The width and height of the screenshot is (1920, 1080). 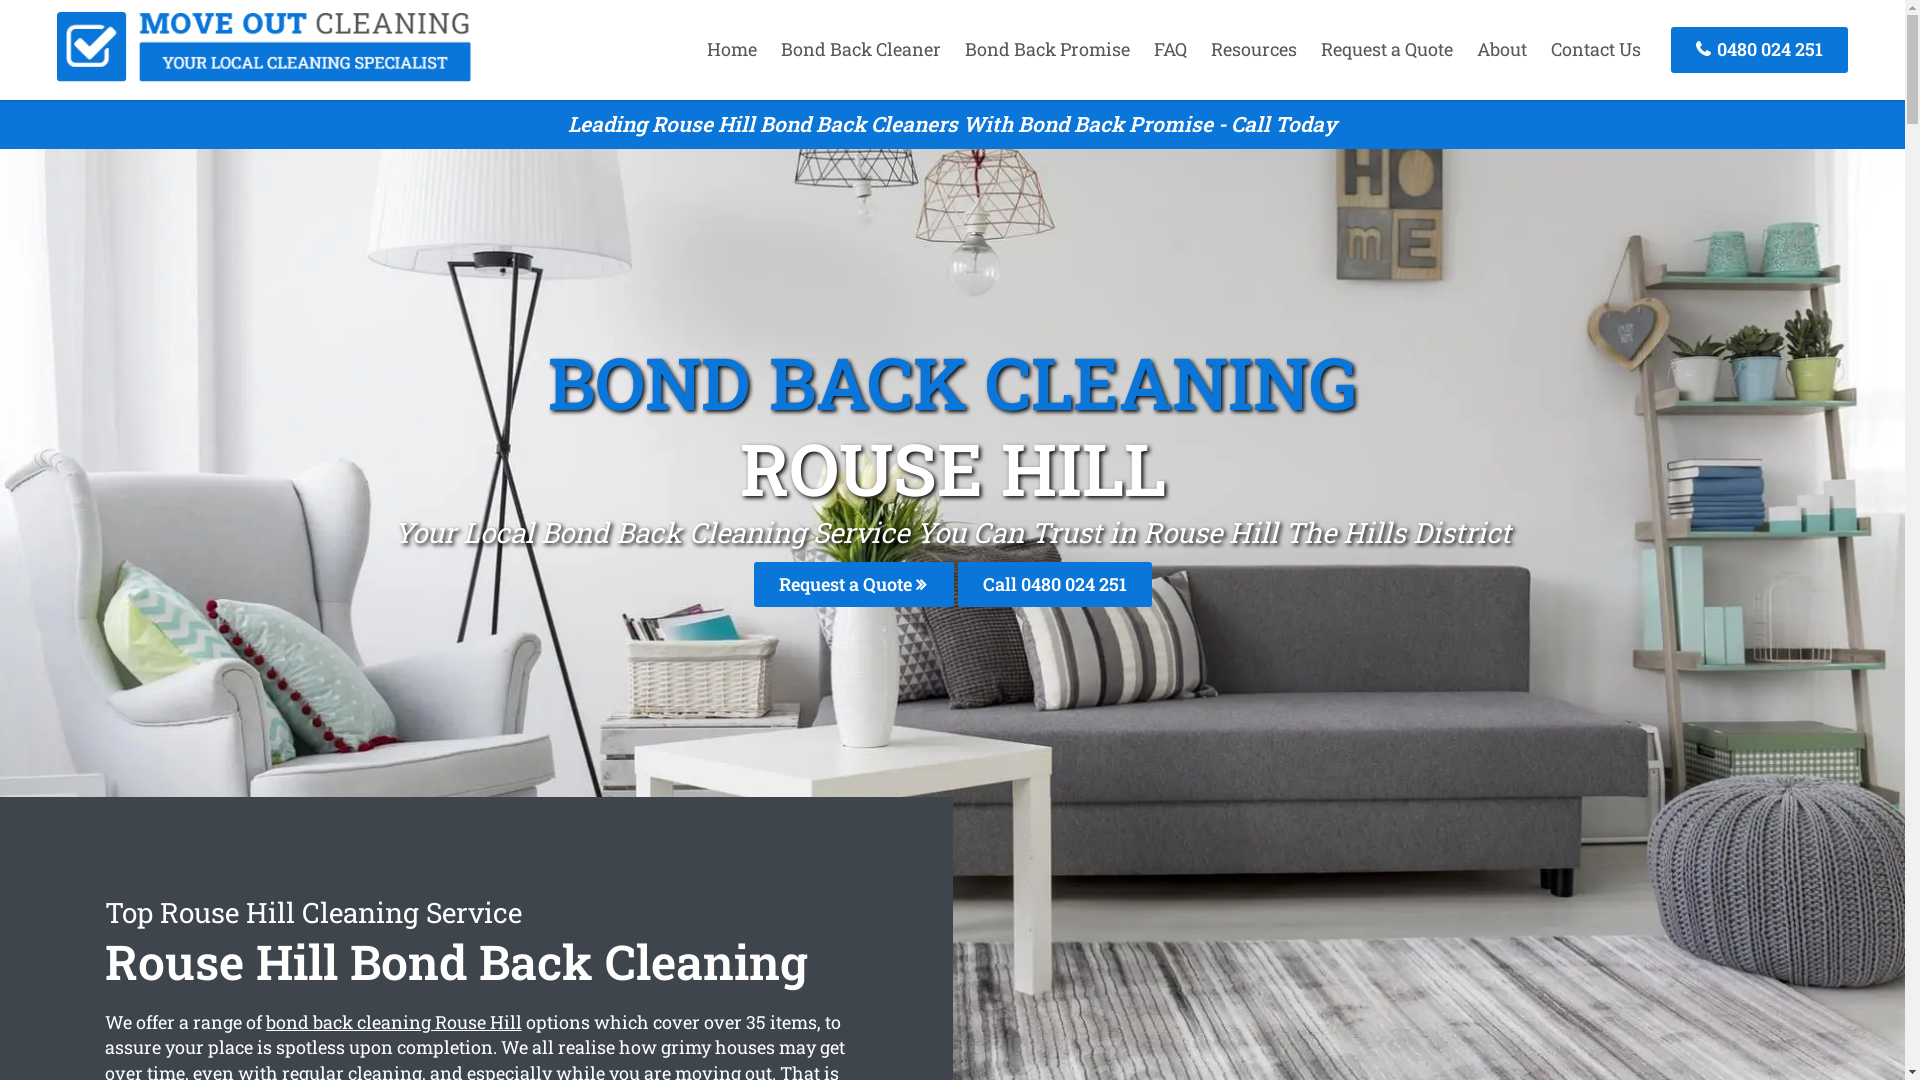 What do you see at coordinates (1595, 48) in the screenshot?
I see `'Contact Us'` at bounding box center [1595, 48].